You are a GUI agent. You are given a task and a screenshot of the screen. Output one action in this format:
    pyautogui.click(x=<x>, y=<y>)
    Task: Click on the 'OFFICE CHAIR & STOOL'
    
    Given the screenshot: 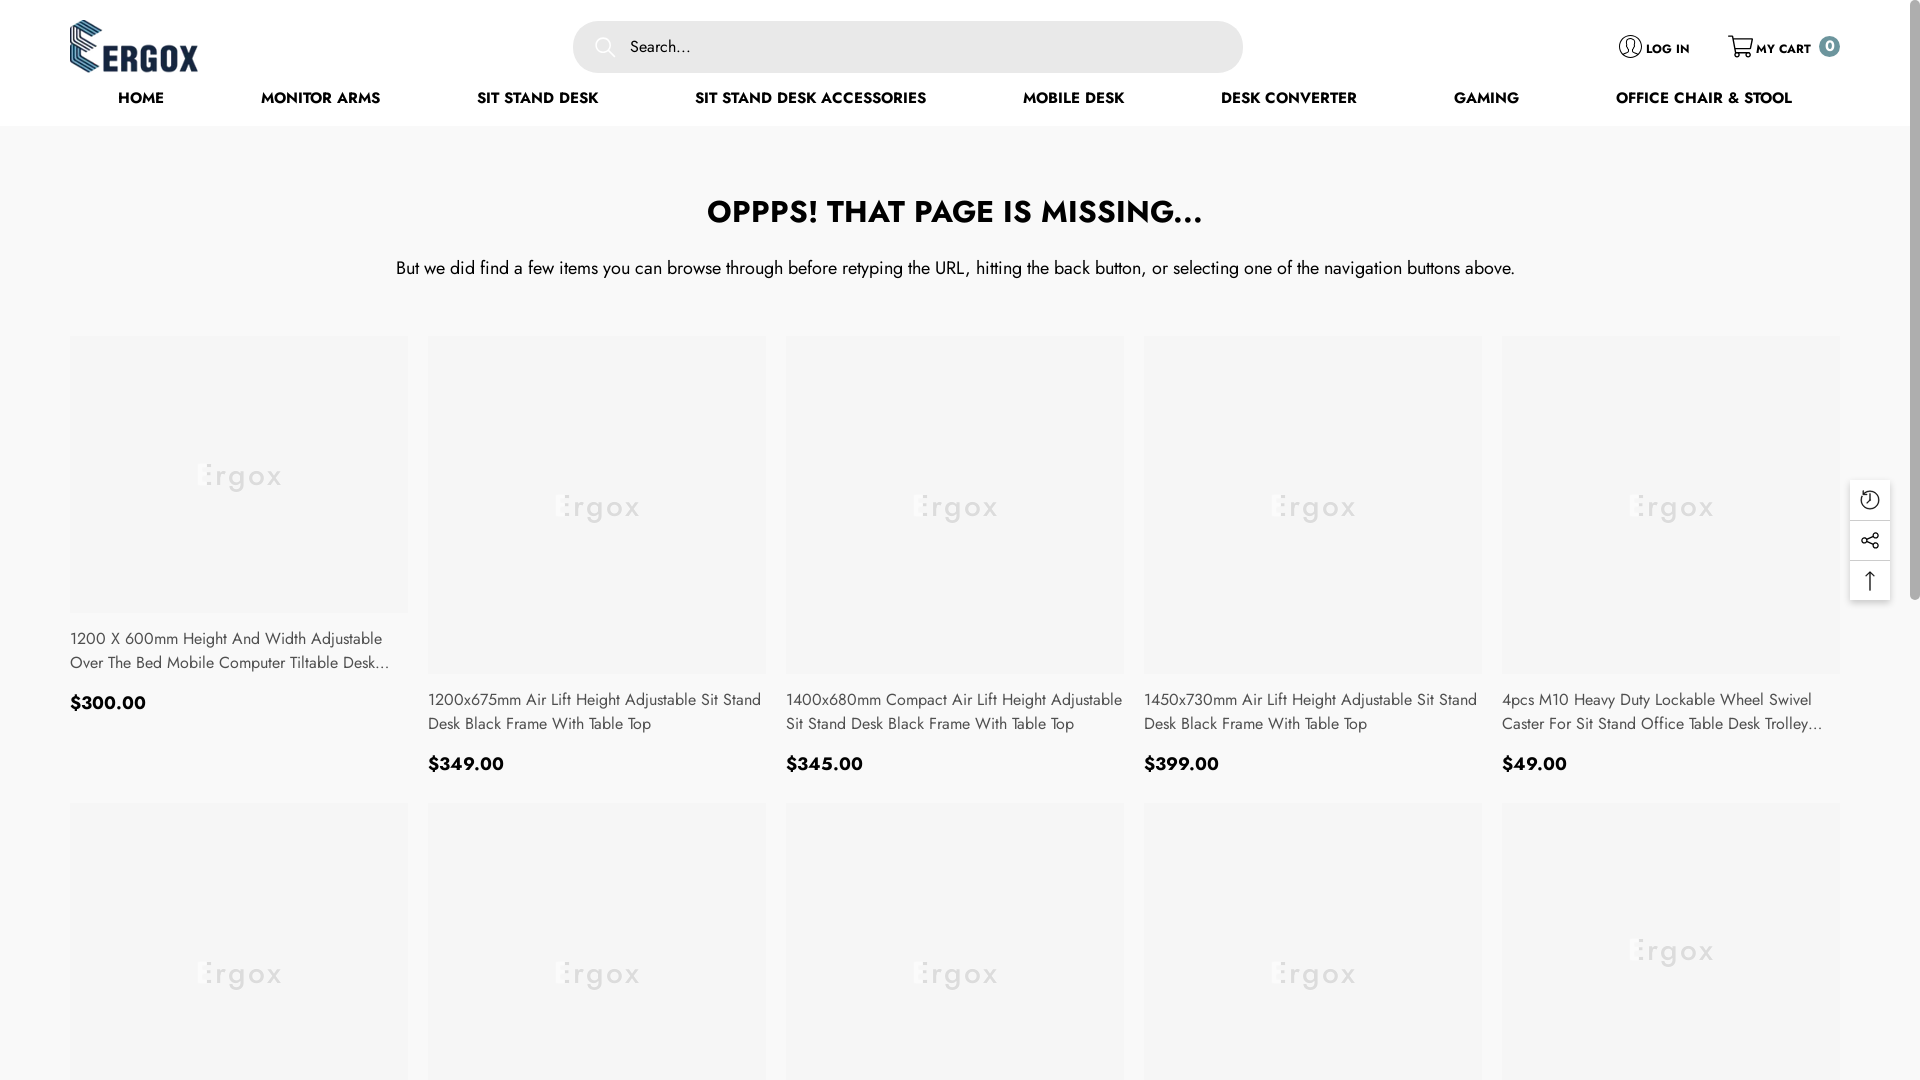 What is the action you would take?
    pyautogui.click(x=1703, y=99)
    